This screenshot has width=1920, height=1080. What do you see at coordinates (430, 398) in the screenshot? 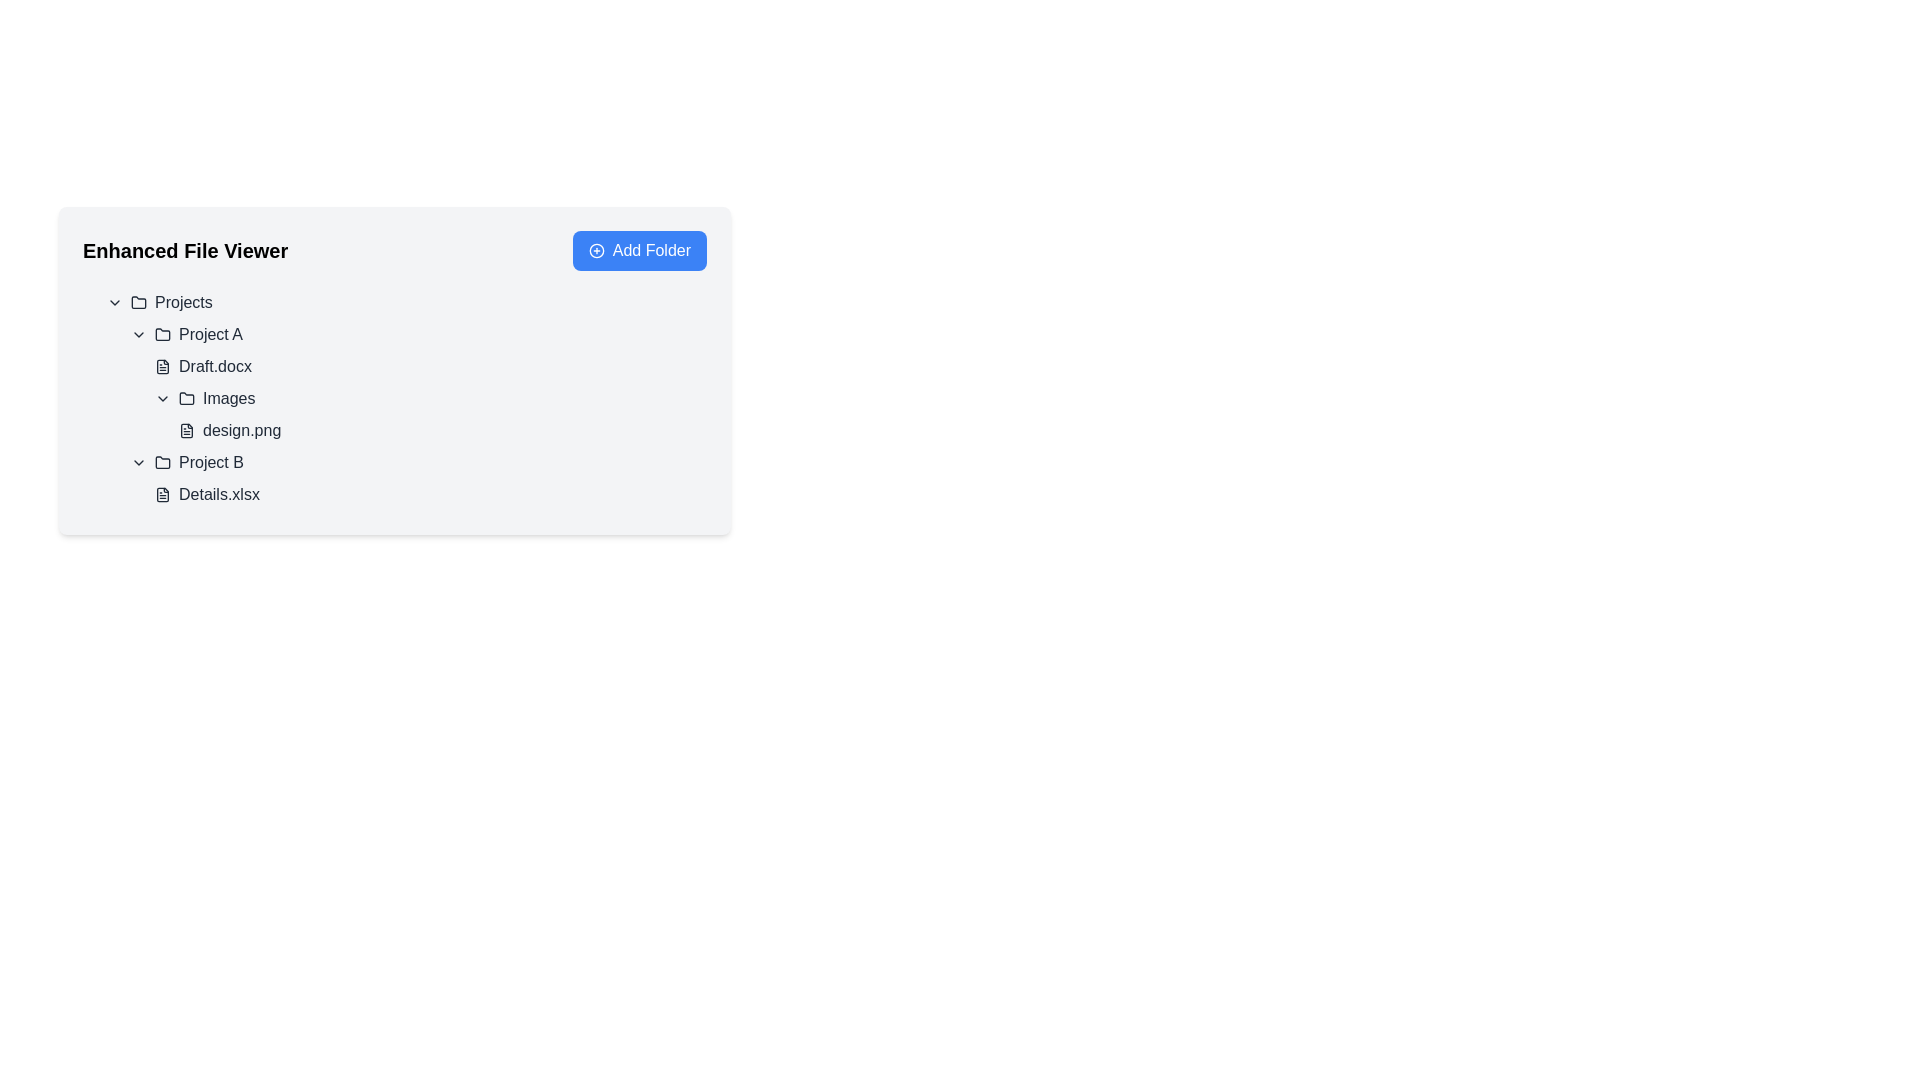
I see `the 'Images' collapsible folder label` at bounding box center [430, 398].